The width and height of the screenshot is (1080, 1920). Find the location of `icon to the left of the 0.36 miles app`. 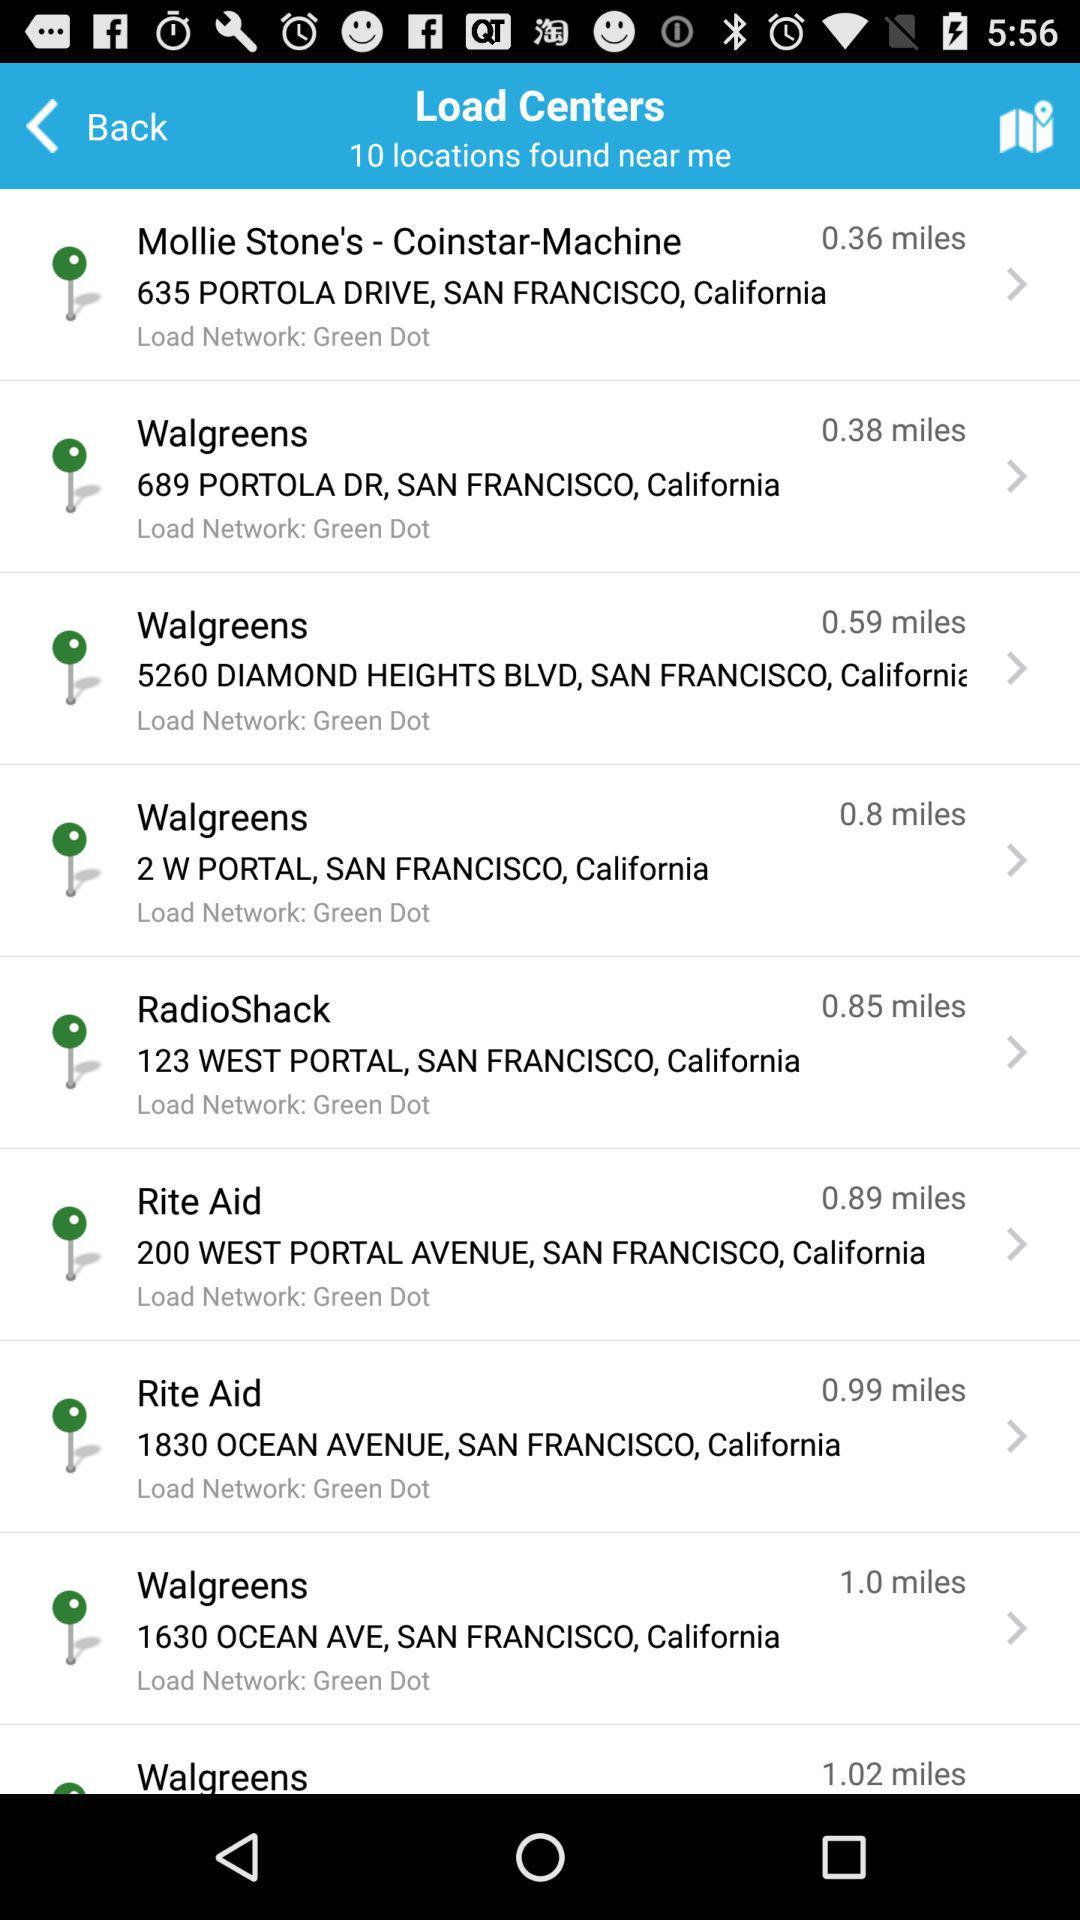

icon to the left of the 0.36 miles app is located at coordinates (459, 240).